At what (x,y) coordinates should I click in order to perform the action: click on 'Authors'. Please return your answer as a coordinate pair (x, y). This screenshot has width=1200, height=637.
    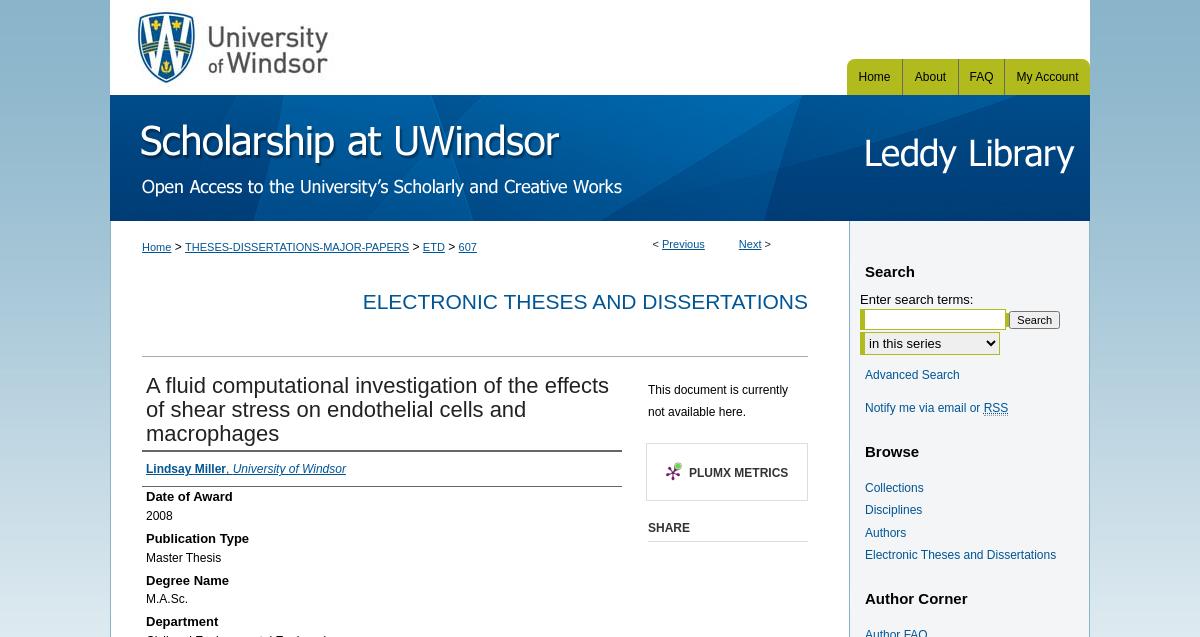
    Looking at the image, I should click on (884, 531).